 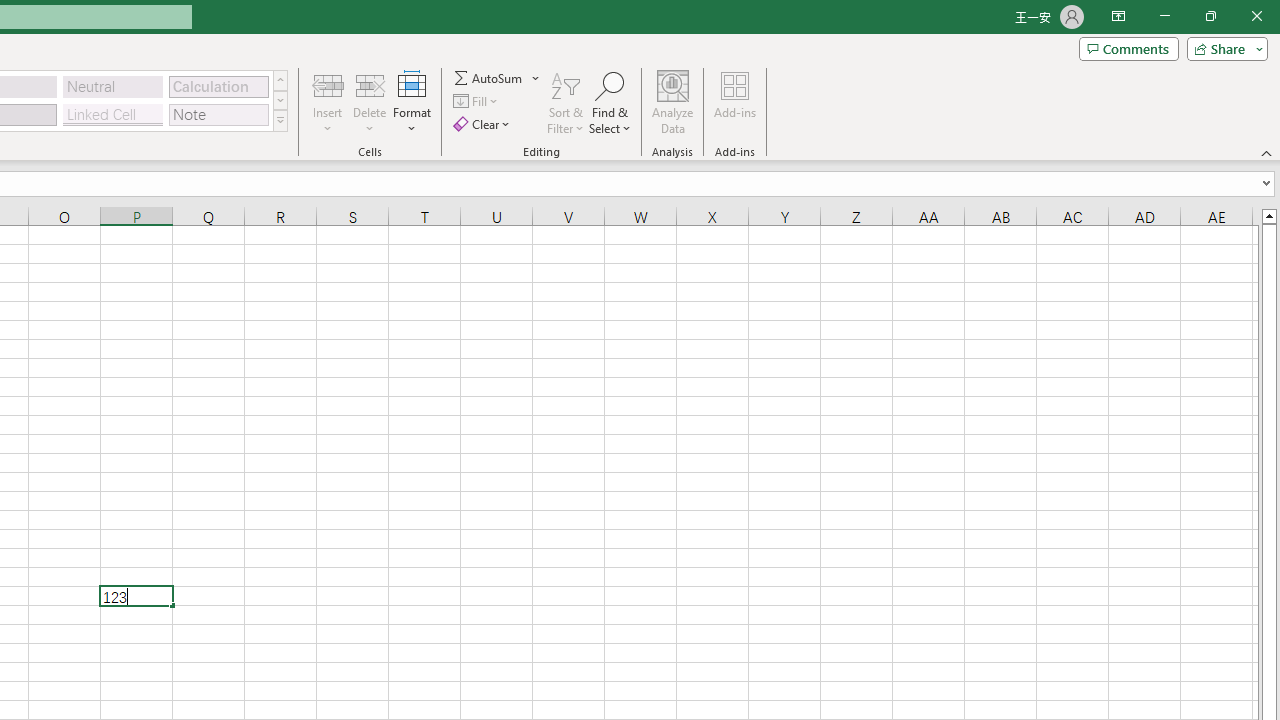 I want to click on 'Format', so click(x=411, y=103).